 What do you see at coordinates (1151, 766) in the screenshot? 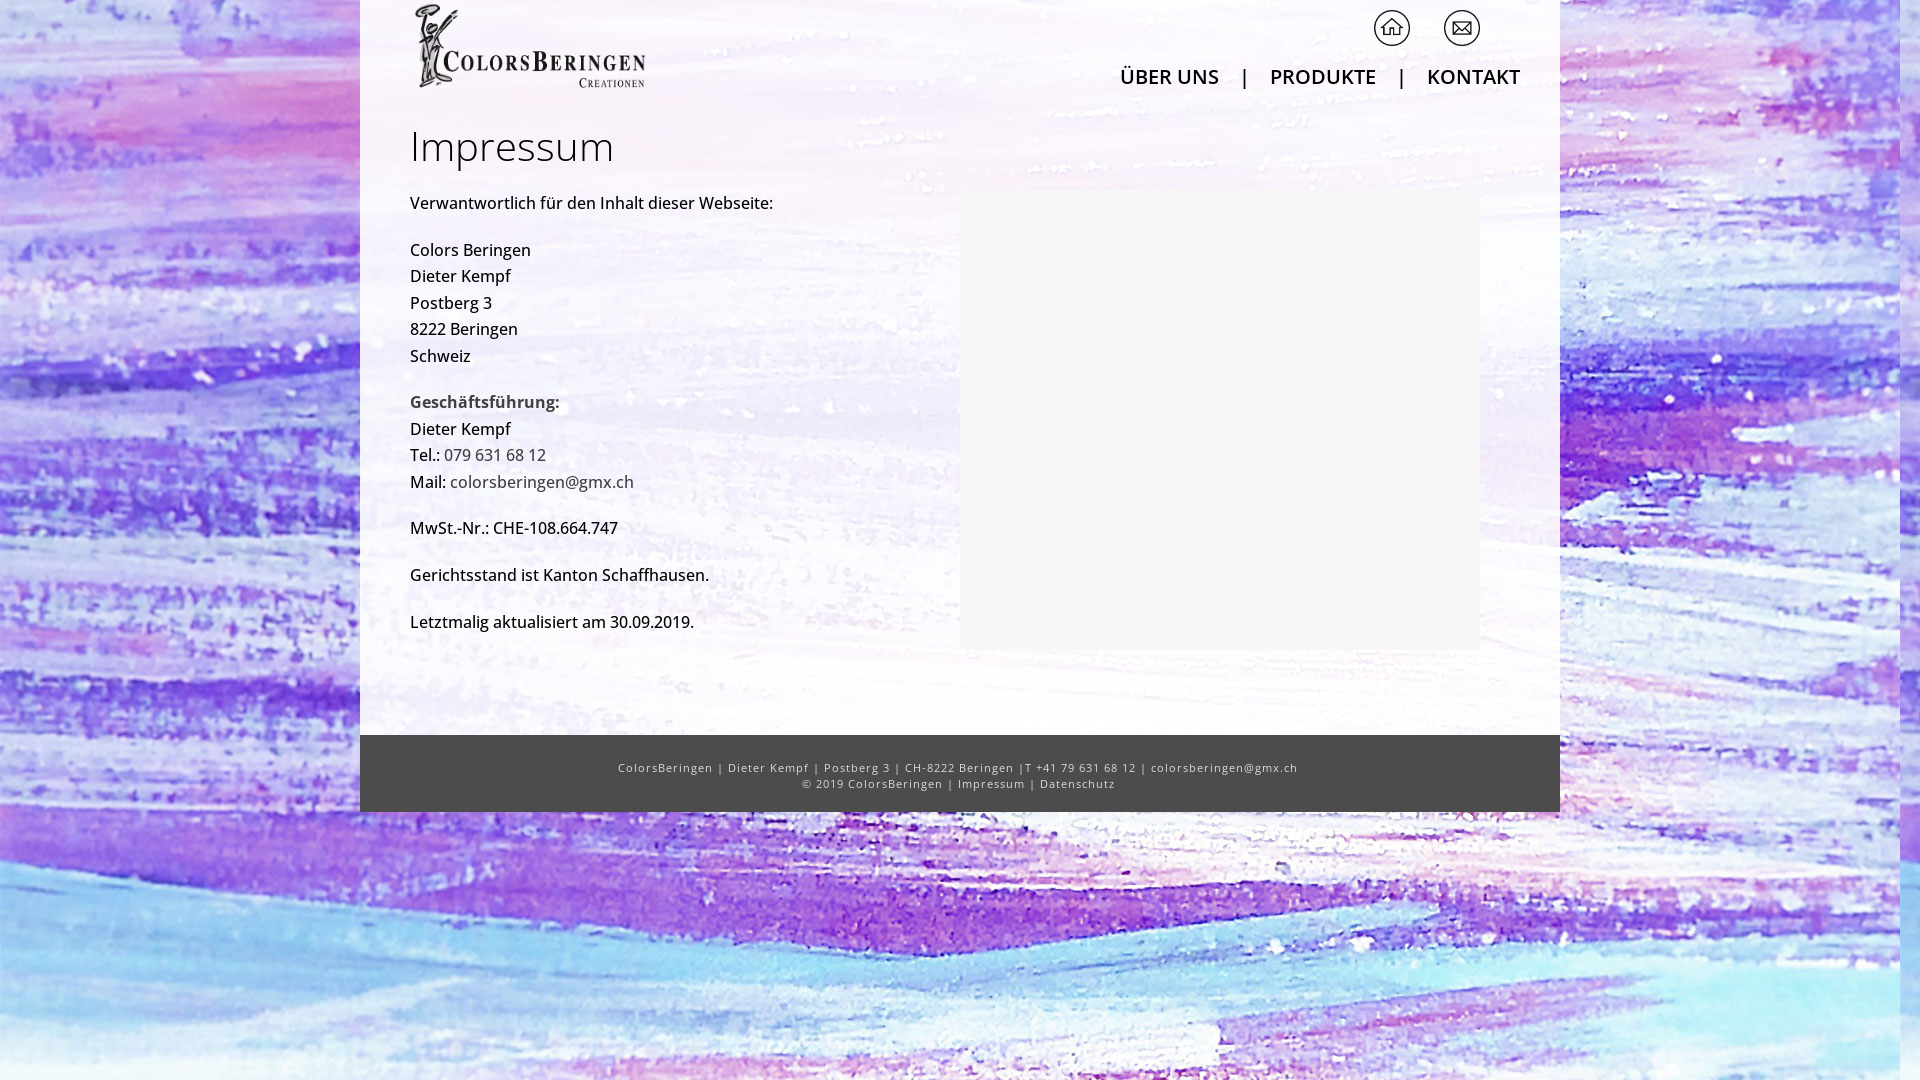
I see `'colorsberingen@gmx.ch'` at bounding box center [1151, 766].